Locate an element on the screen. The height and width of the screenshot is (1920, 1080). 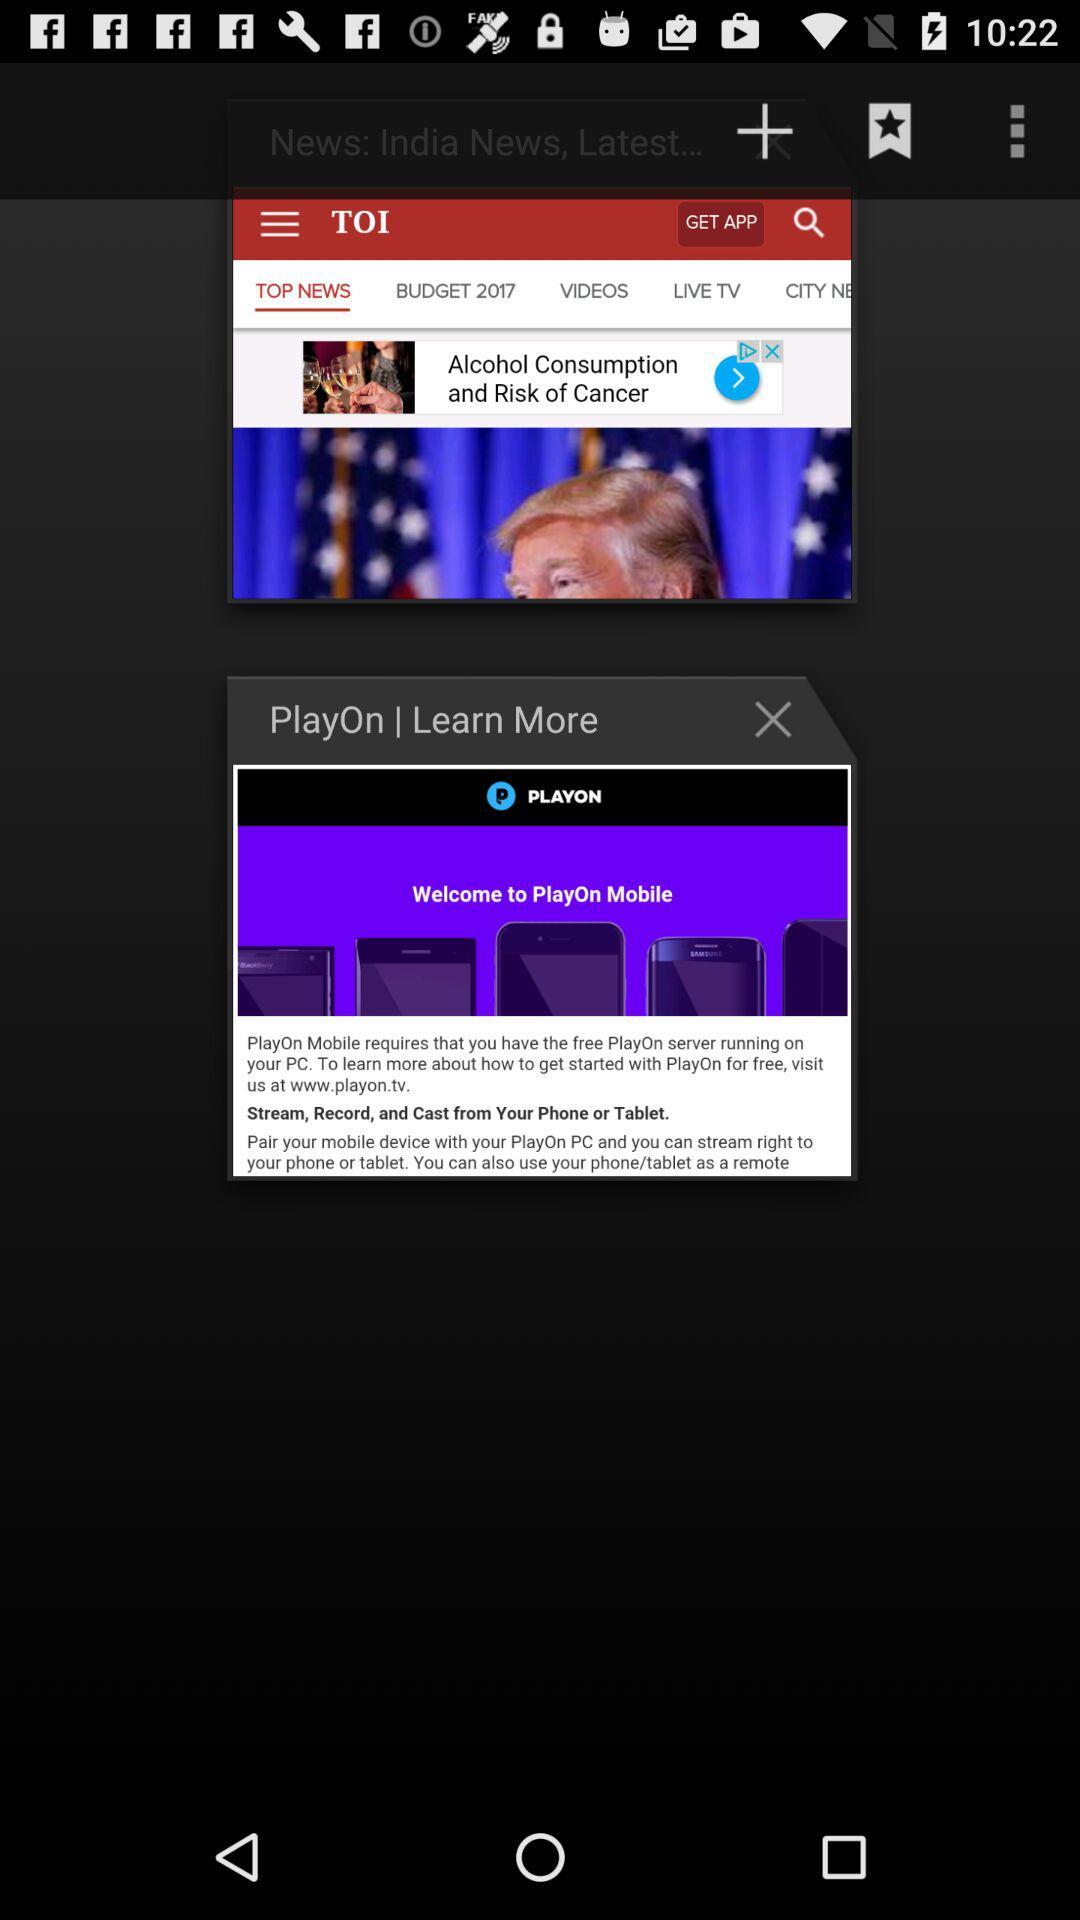
the icon next to http www playon is located at coordinates (81, 130).